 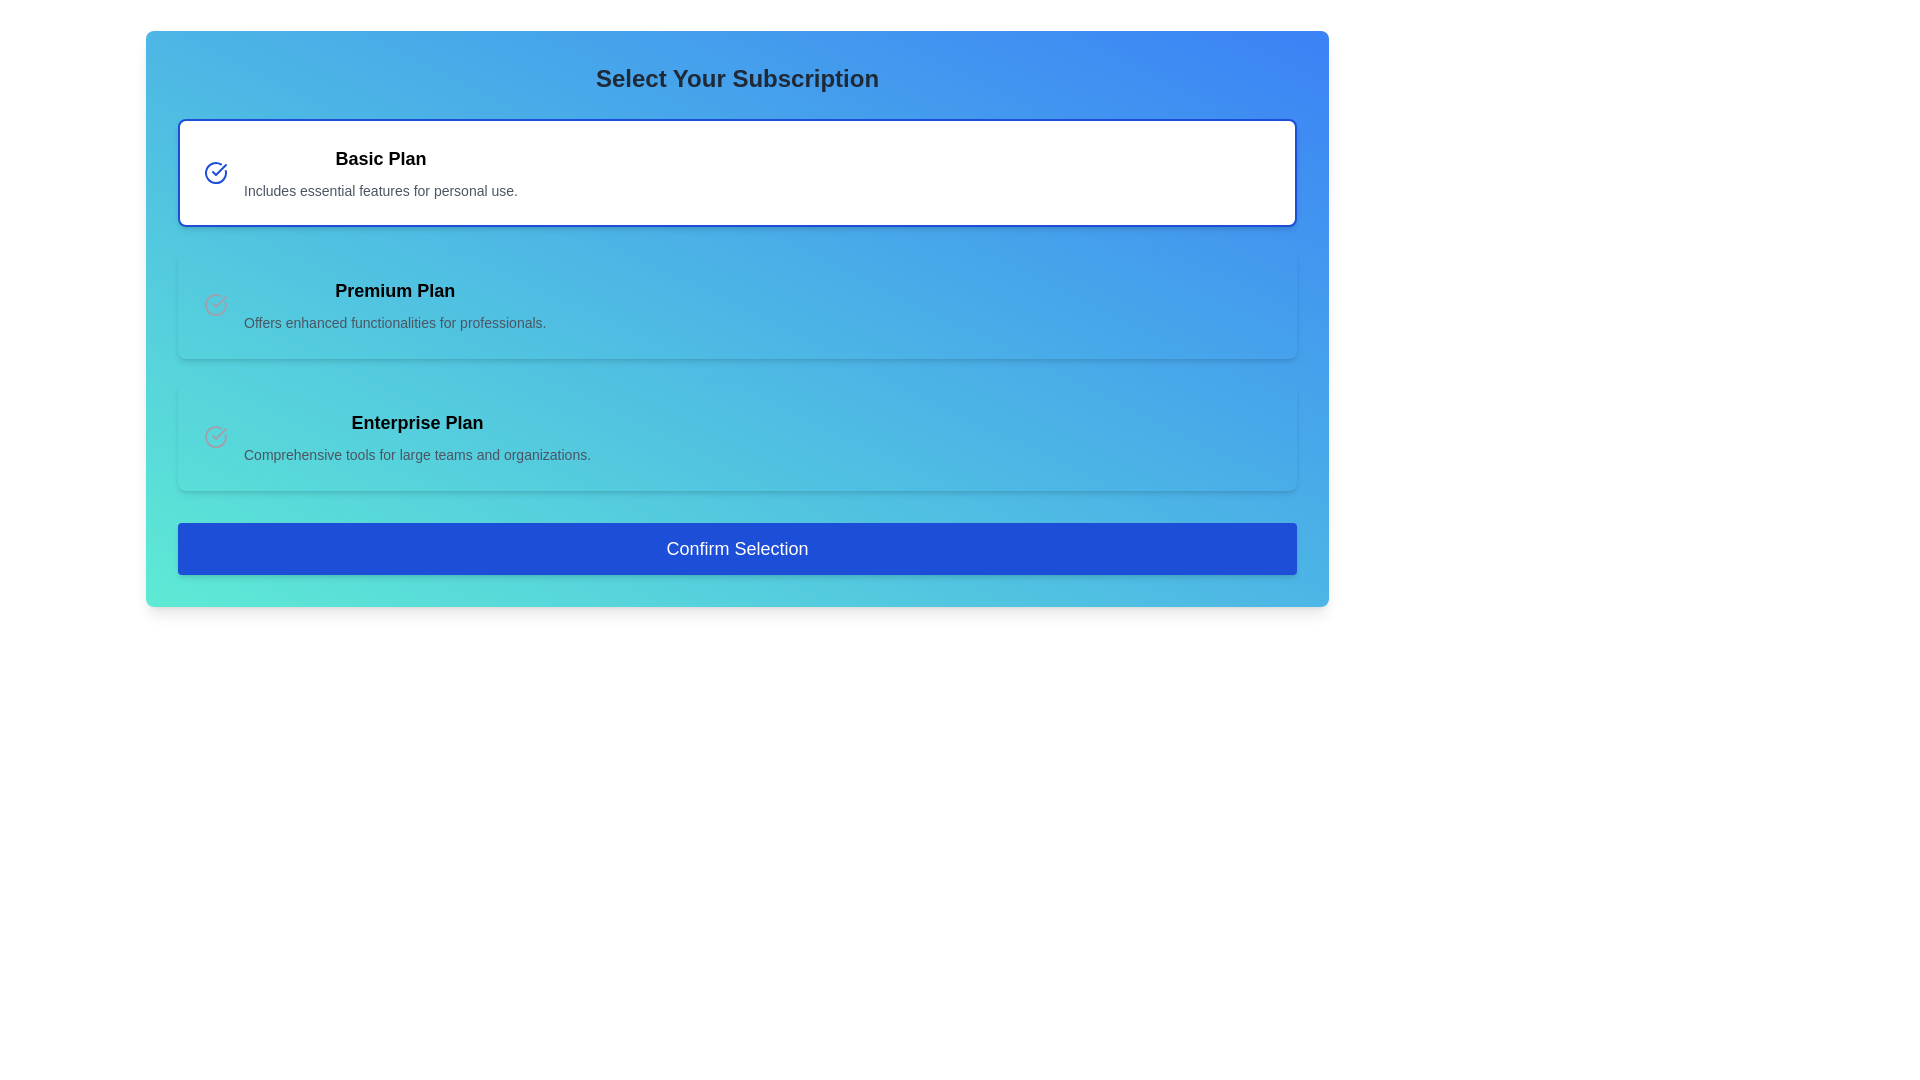 I want to click on the text label indicating the 'Basic Plan' subscription option, which is centrally located within the card above the description, so click(x=380, y=157).